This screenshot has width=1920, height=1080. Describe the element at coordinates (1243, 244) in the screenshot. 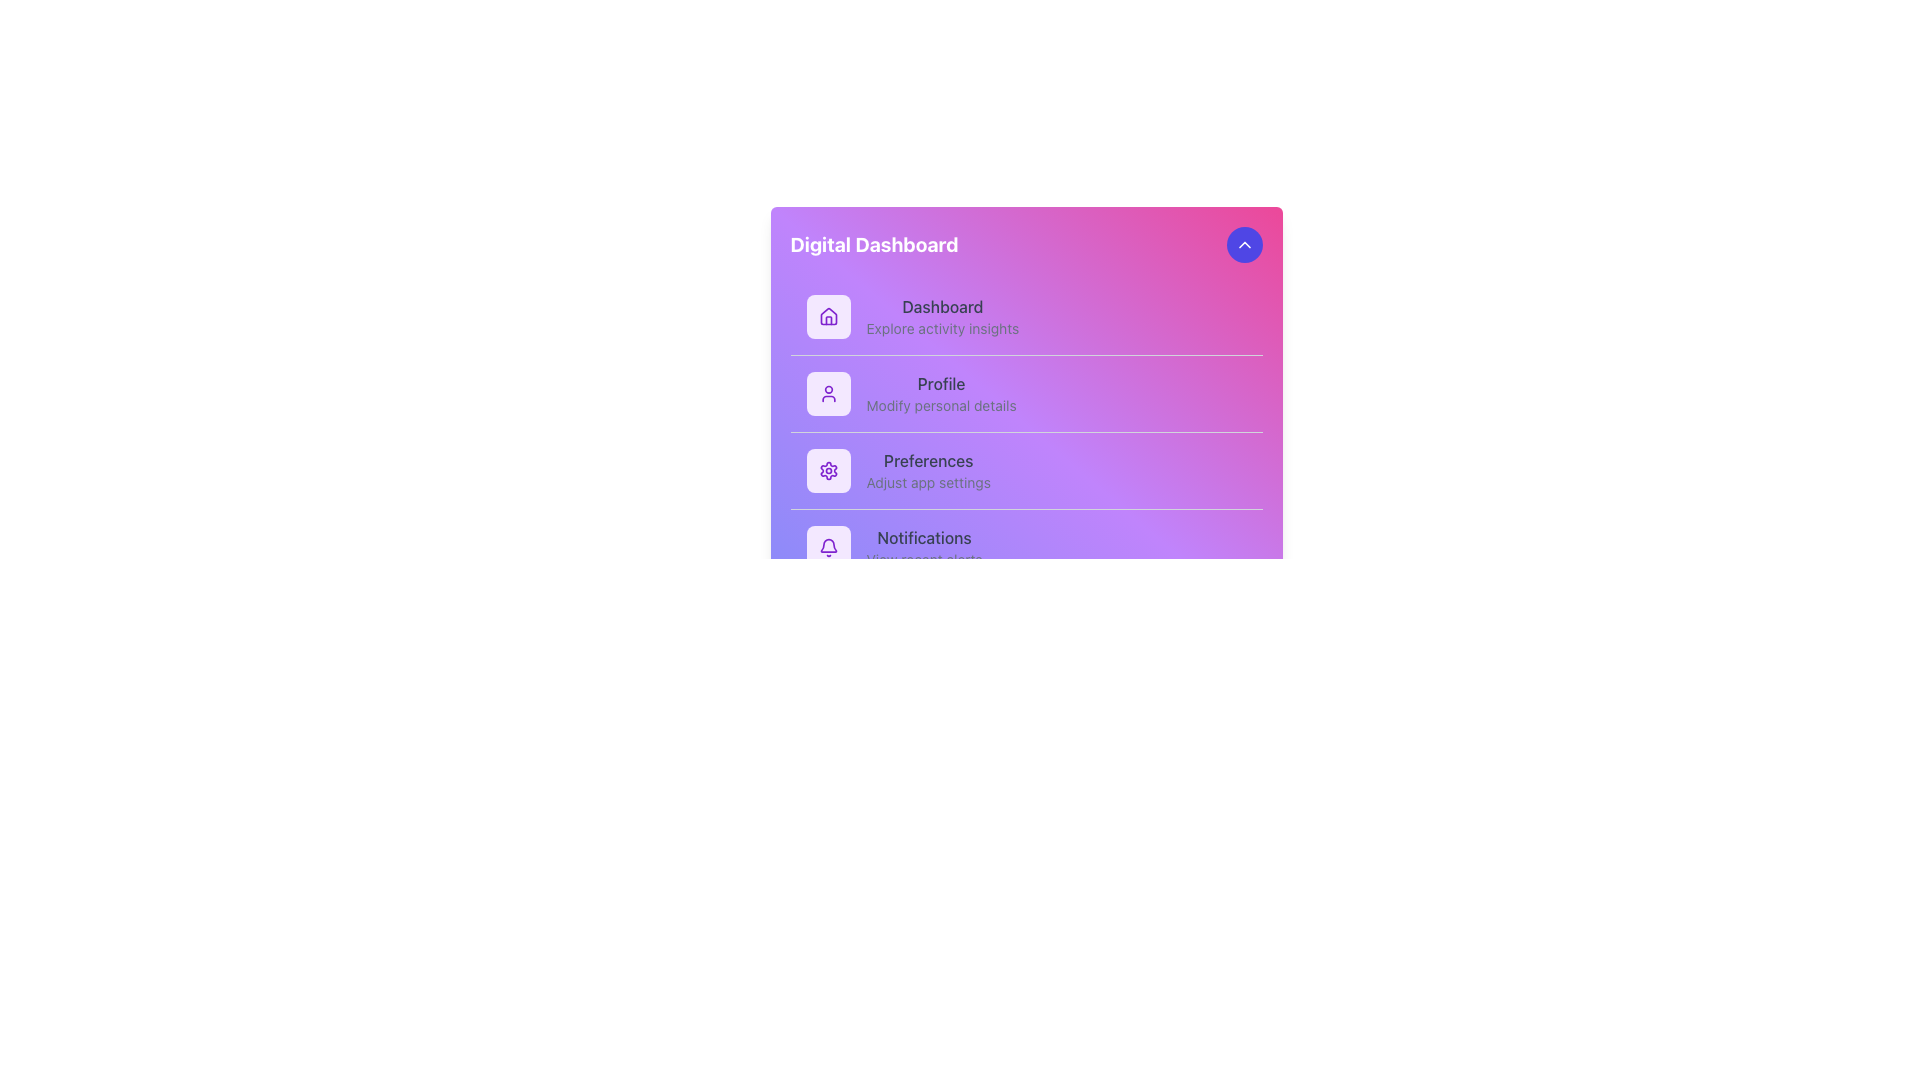

I see `the small upward-facing arrow icon located at the top-right corner of the card-like layout` at that location.